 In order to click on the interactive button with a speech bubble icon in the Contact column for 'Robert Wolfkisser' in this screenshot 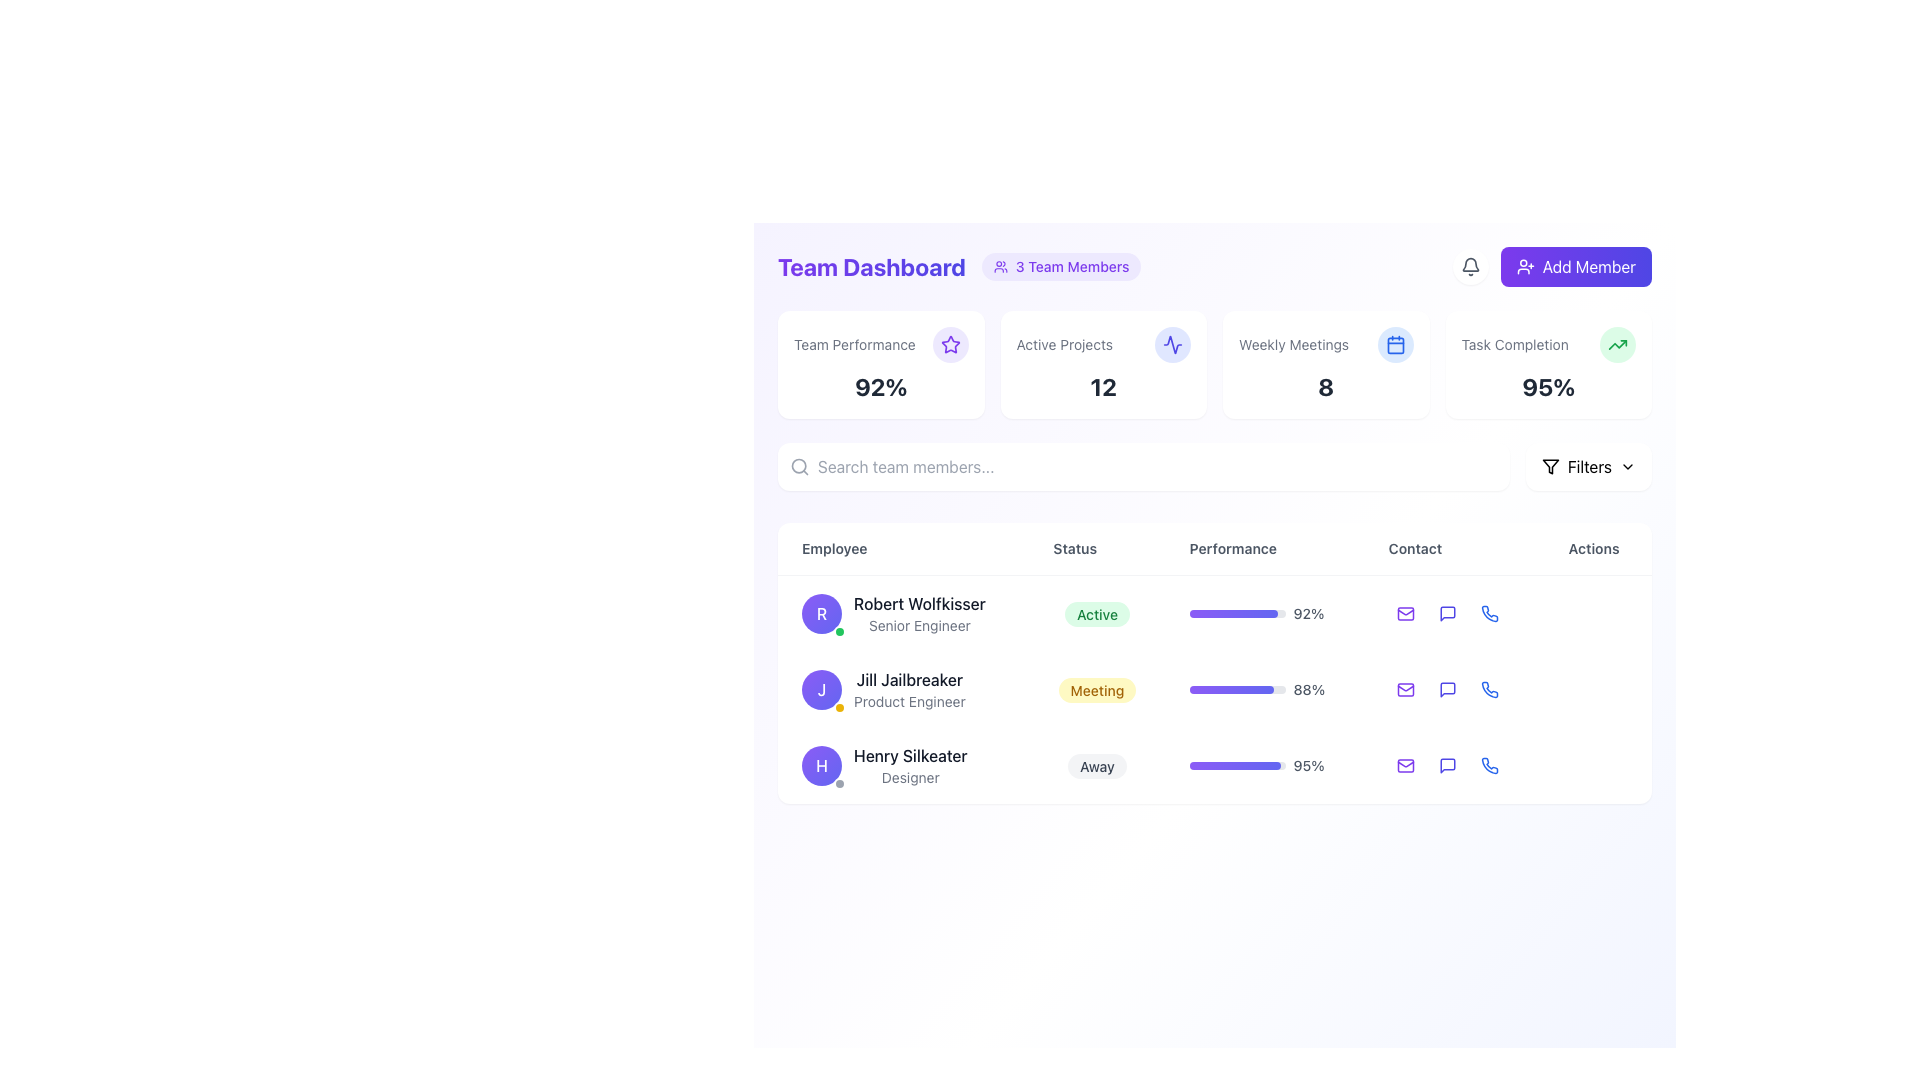, I will do `click(1447, 612)`.